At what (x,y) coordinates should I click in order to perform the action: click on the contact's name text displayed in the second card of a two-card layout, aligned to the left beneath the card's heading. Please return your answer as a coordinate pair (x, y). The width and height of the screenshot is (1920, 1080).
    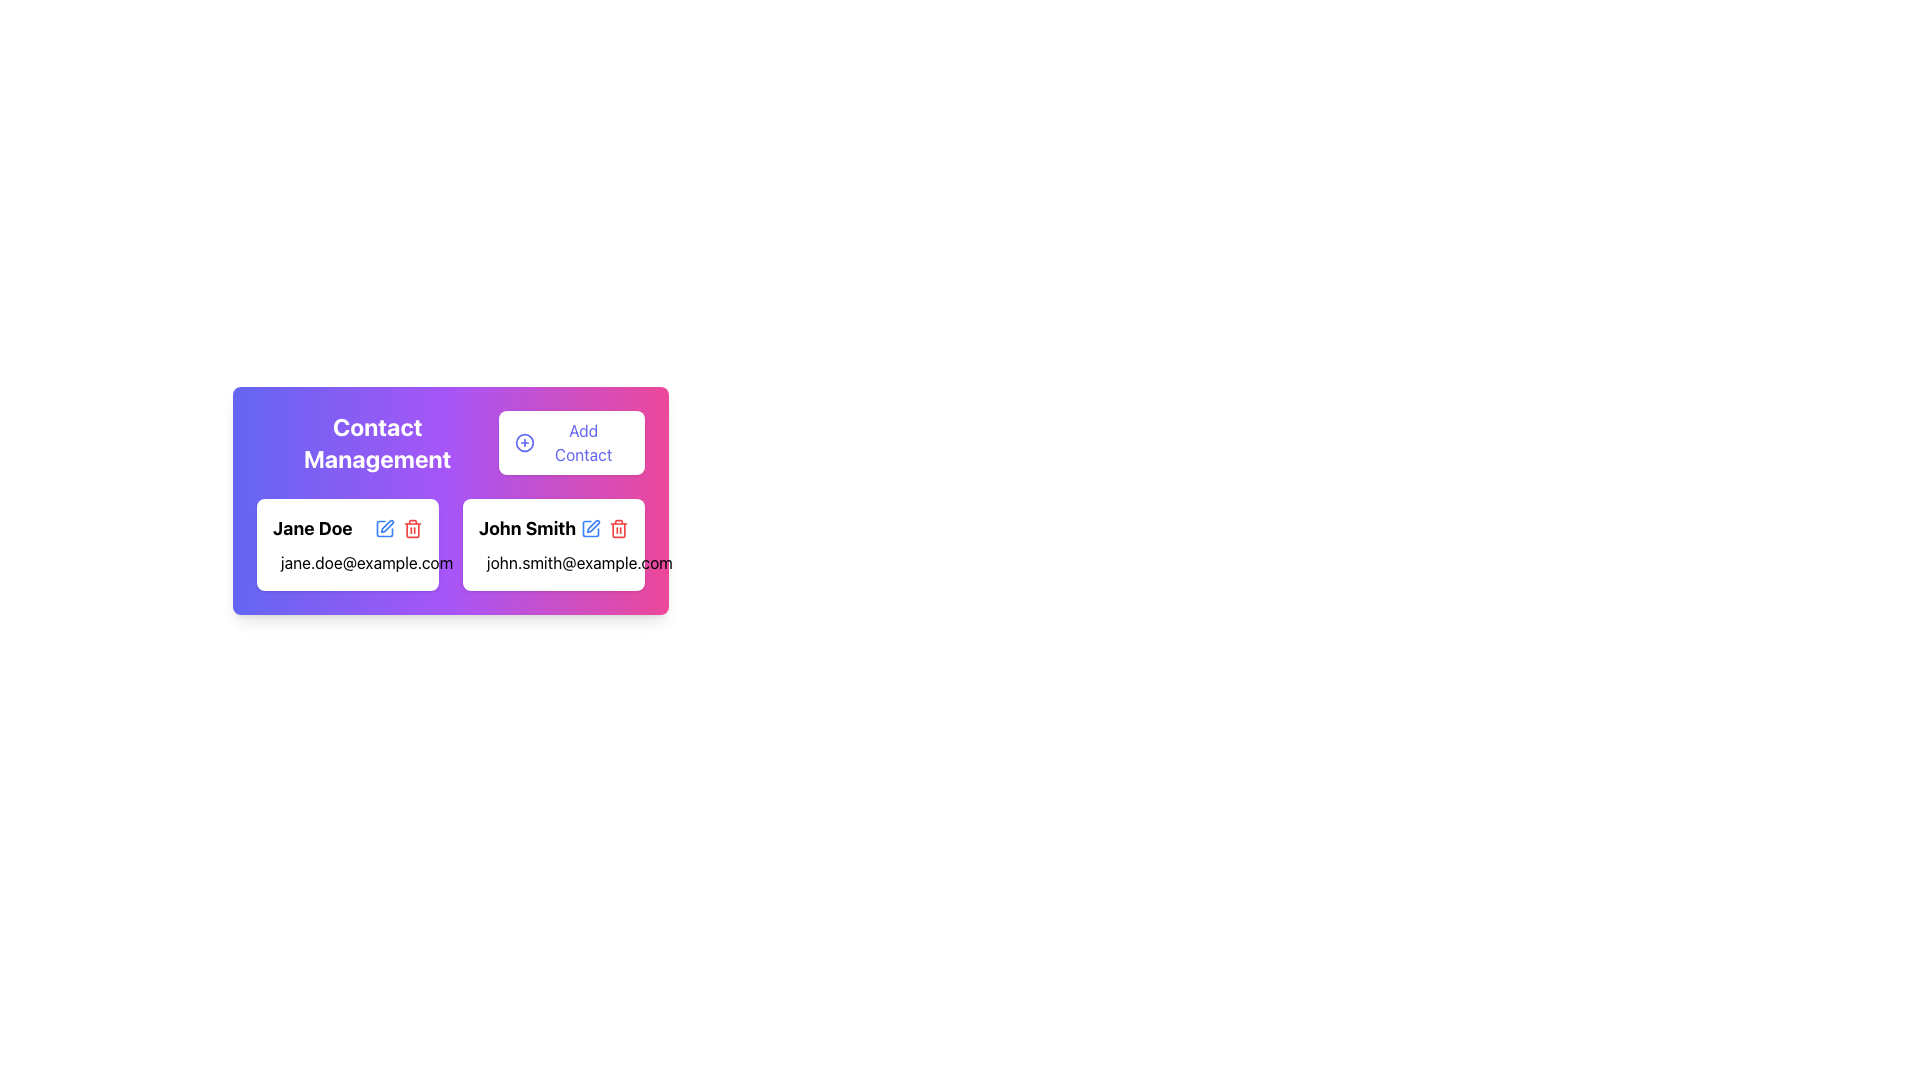
    Looking at the image, I should click on (527, 527).